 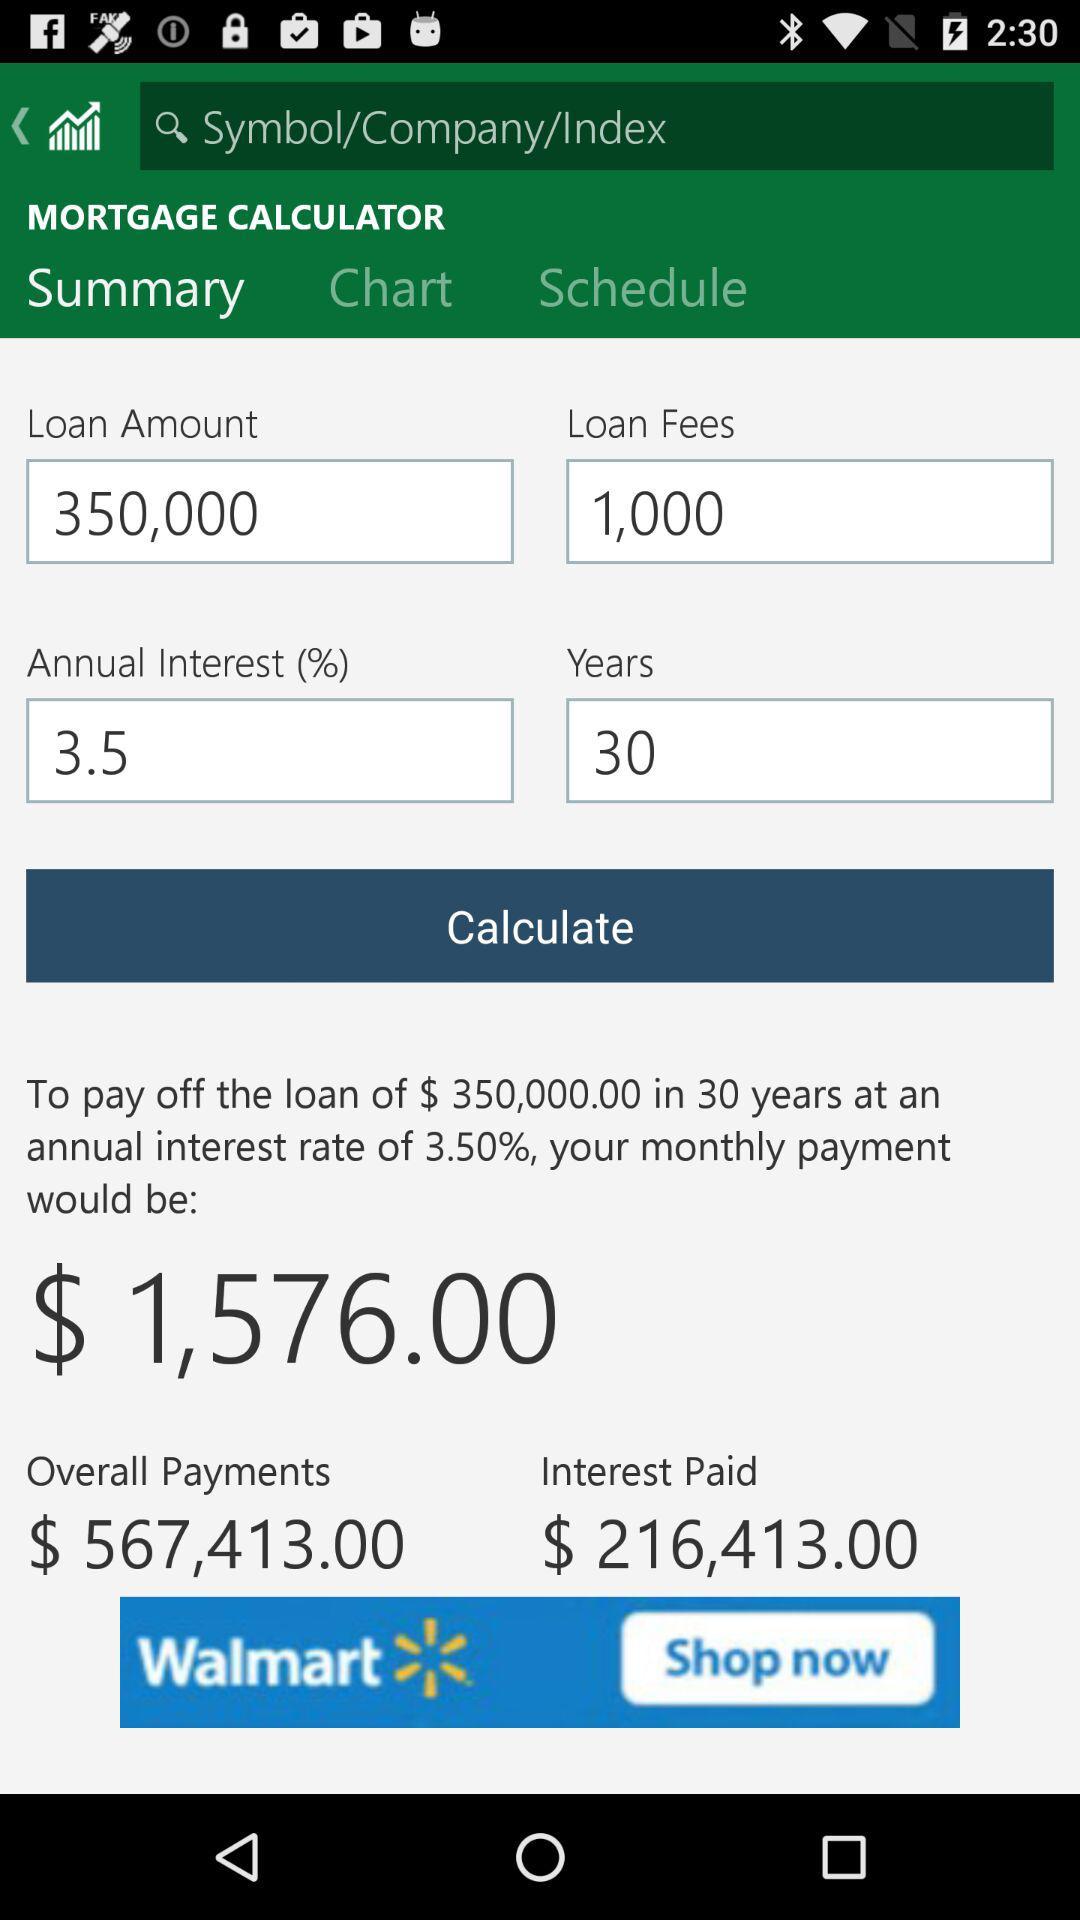 I want to click on the calculate button, so click(x=540, y=924).